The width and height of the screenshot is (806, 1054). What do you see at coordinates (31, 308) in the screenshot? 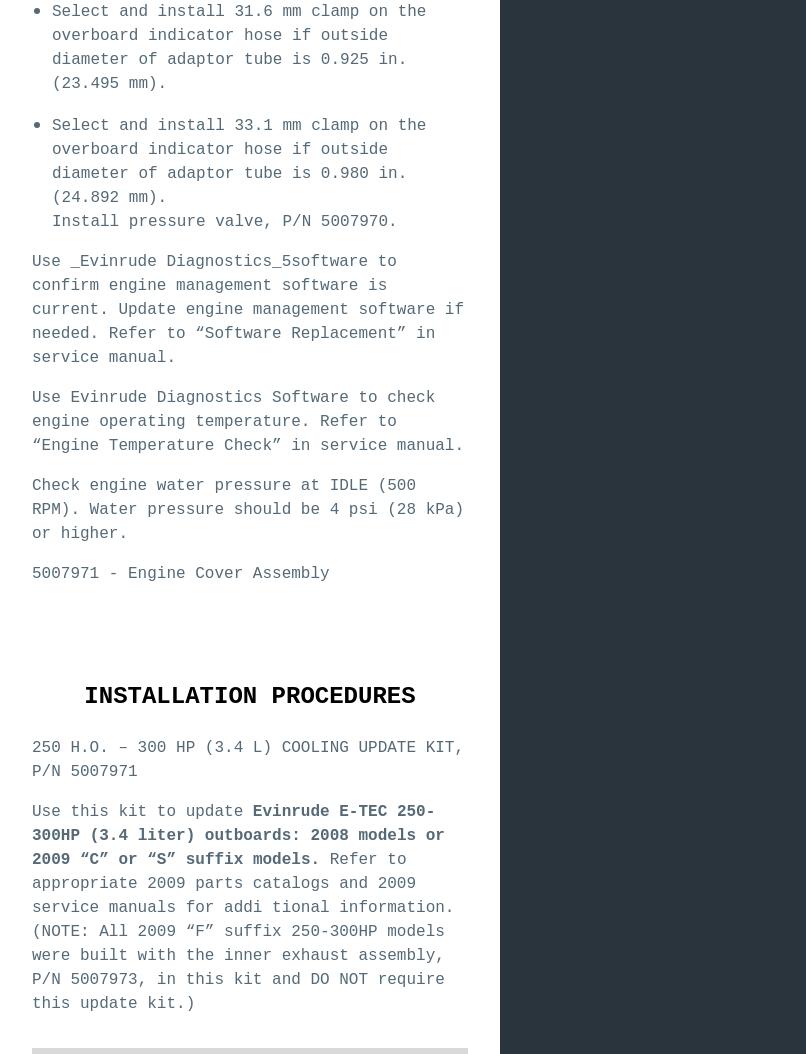
I see `'Use _Evinrude Diagnostics_5software to confirm engine management software is current. Update engine management software if needed. Refer to “Software Replacement” in service manual.'` at bounding box center [31, 308].